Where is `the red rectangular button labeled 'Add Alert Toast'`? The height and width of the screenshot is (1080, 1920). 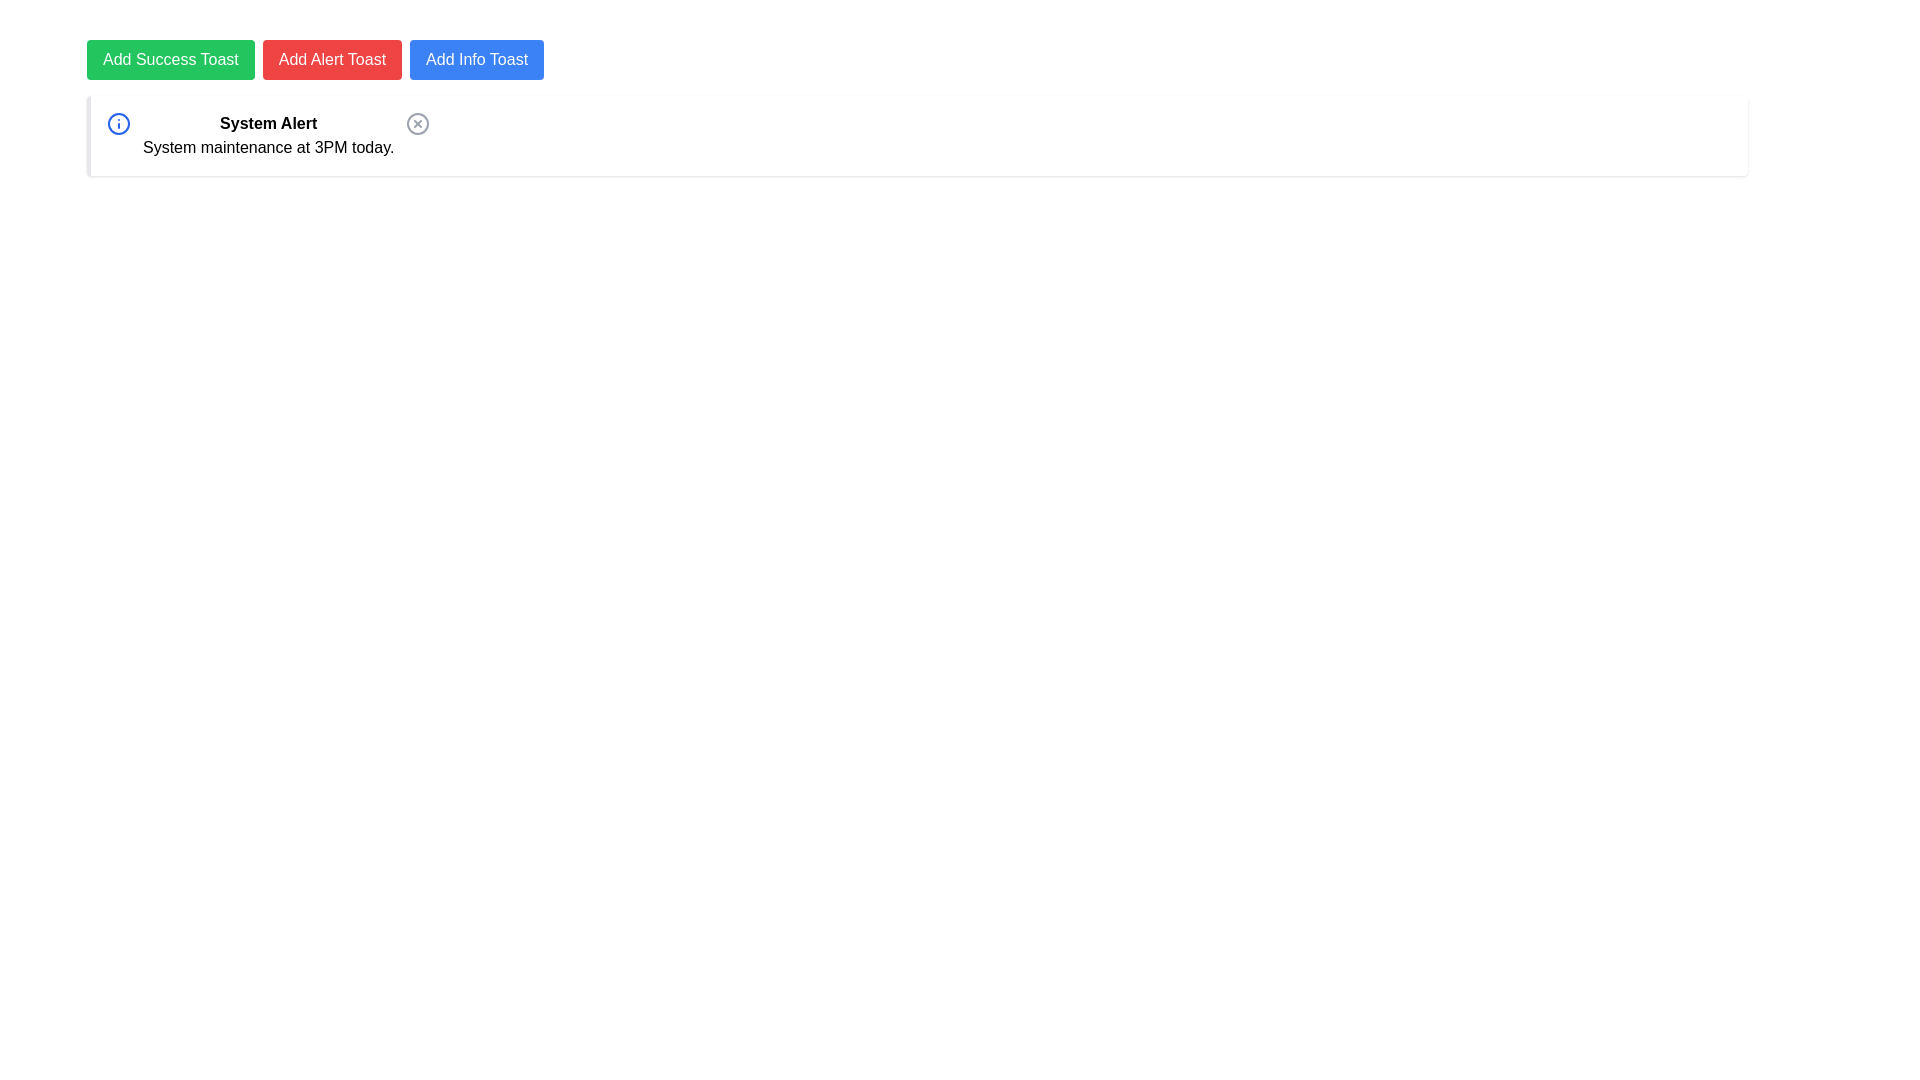
the red rectangular button labeled 'Add Alert Toast' is located at coordinates (331, 59).